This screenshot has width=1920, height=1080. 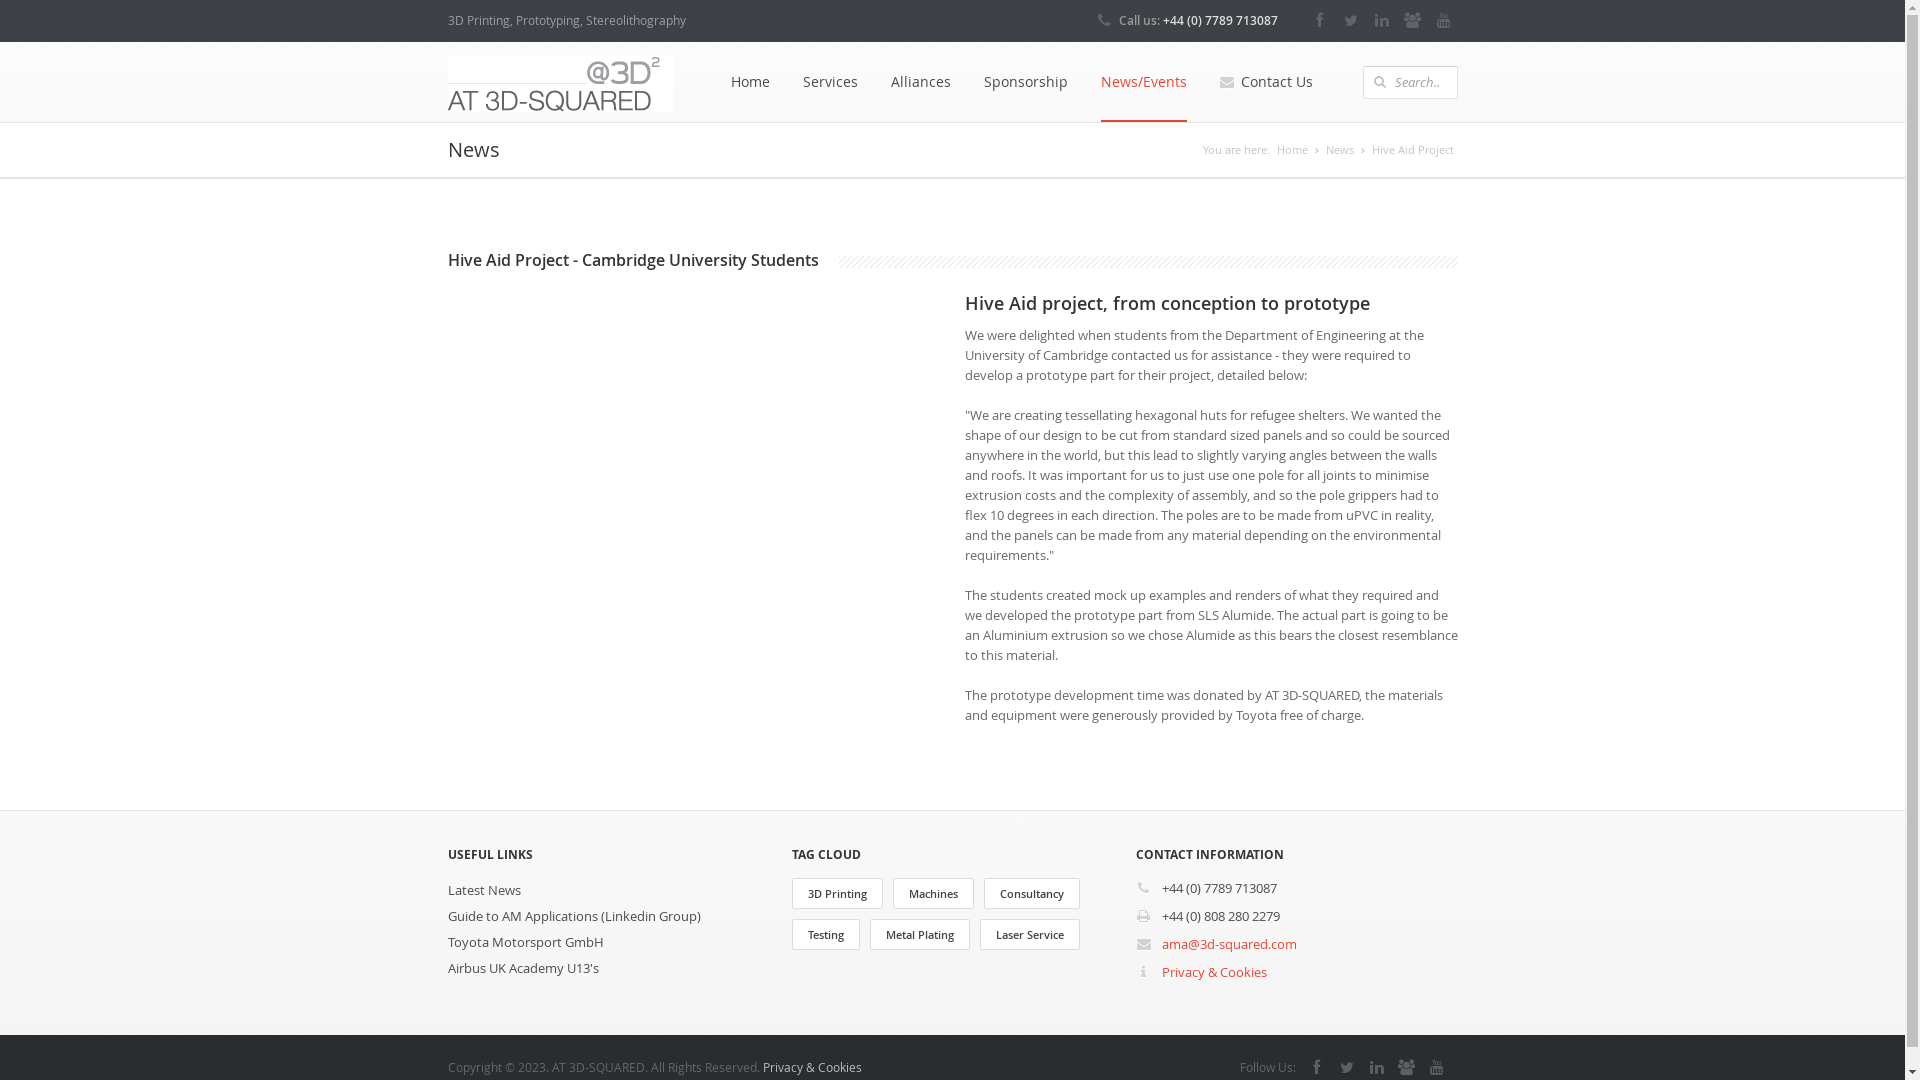 I want to click on '+44 (0) 808 280 2279', so click(x=1219, y=915).